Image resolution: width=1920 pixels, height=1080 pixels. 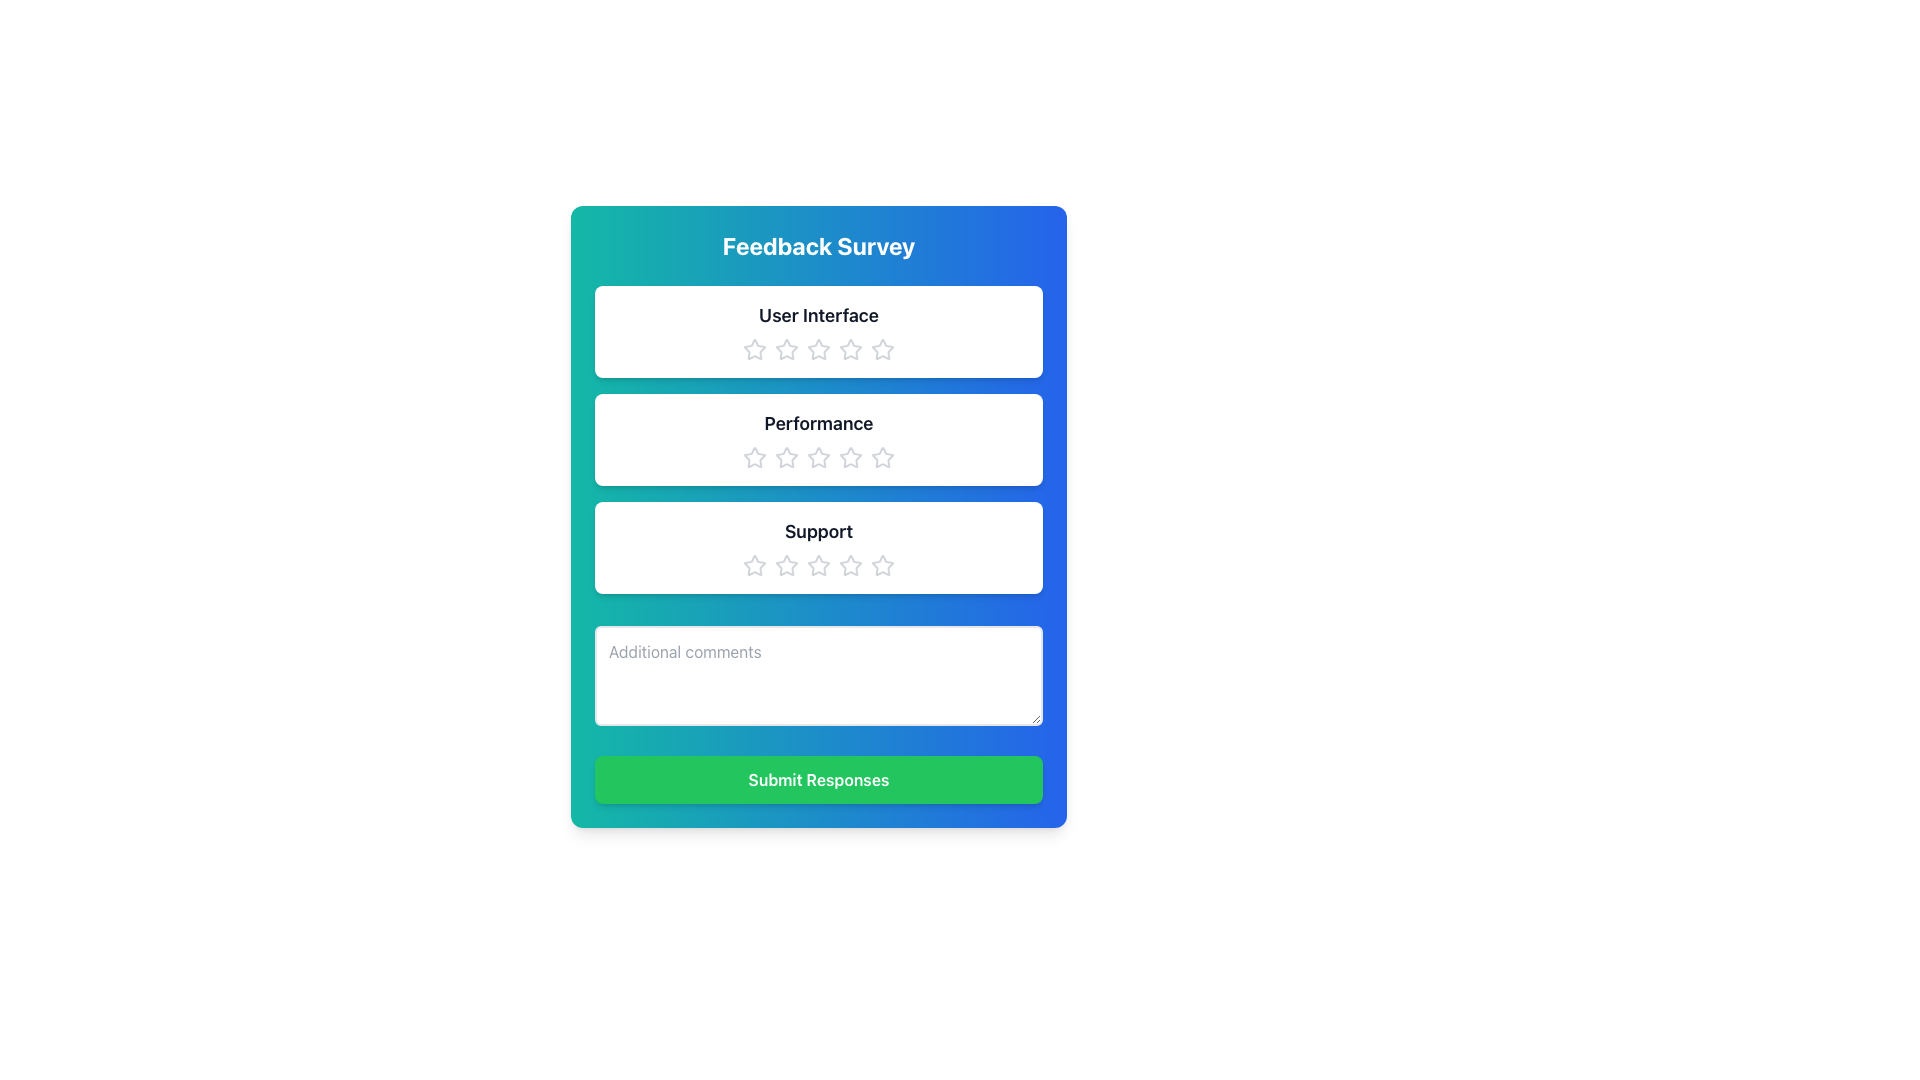 What do you see at coordinates (753, 348) in the screenshot?
I see `the first star in the horizontal row of five stars to assign the lowest rating for the 'User Interface' category` at bounding box center [753, 348].